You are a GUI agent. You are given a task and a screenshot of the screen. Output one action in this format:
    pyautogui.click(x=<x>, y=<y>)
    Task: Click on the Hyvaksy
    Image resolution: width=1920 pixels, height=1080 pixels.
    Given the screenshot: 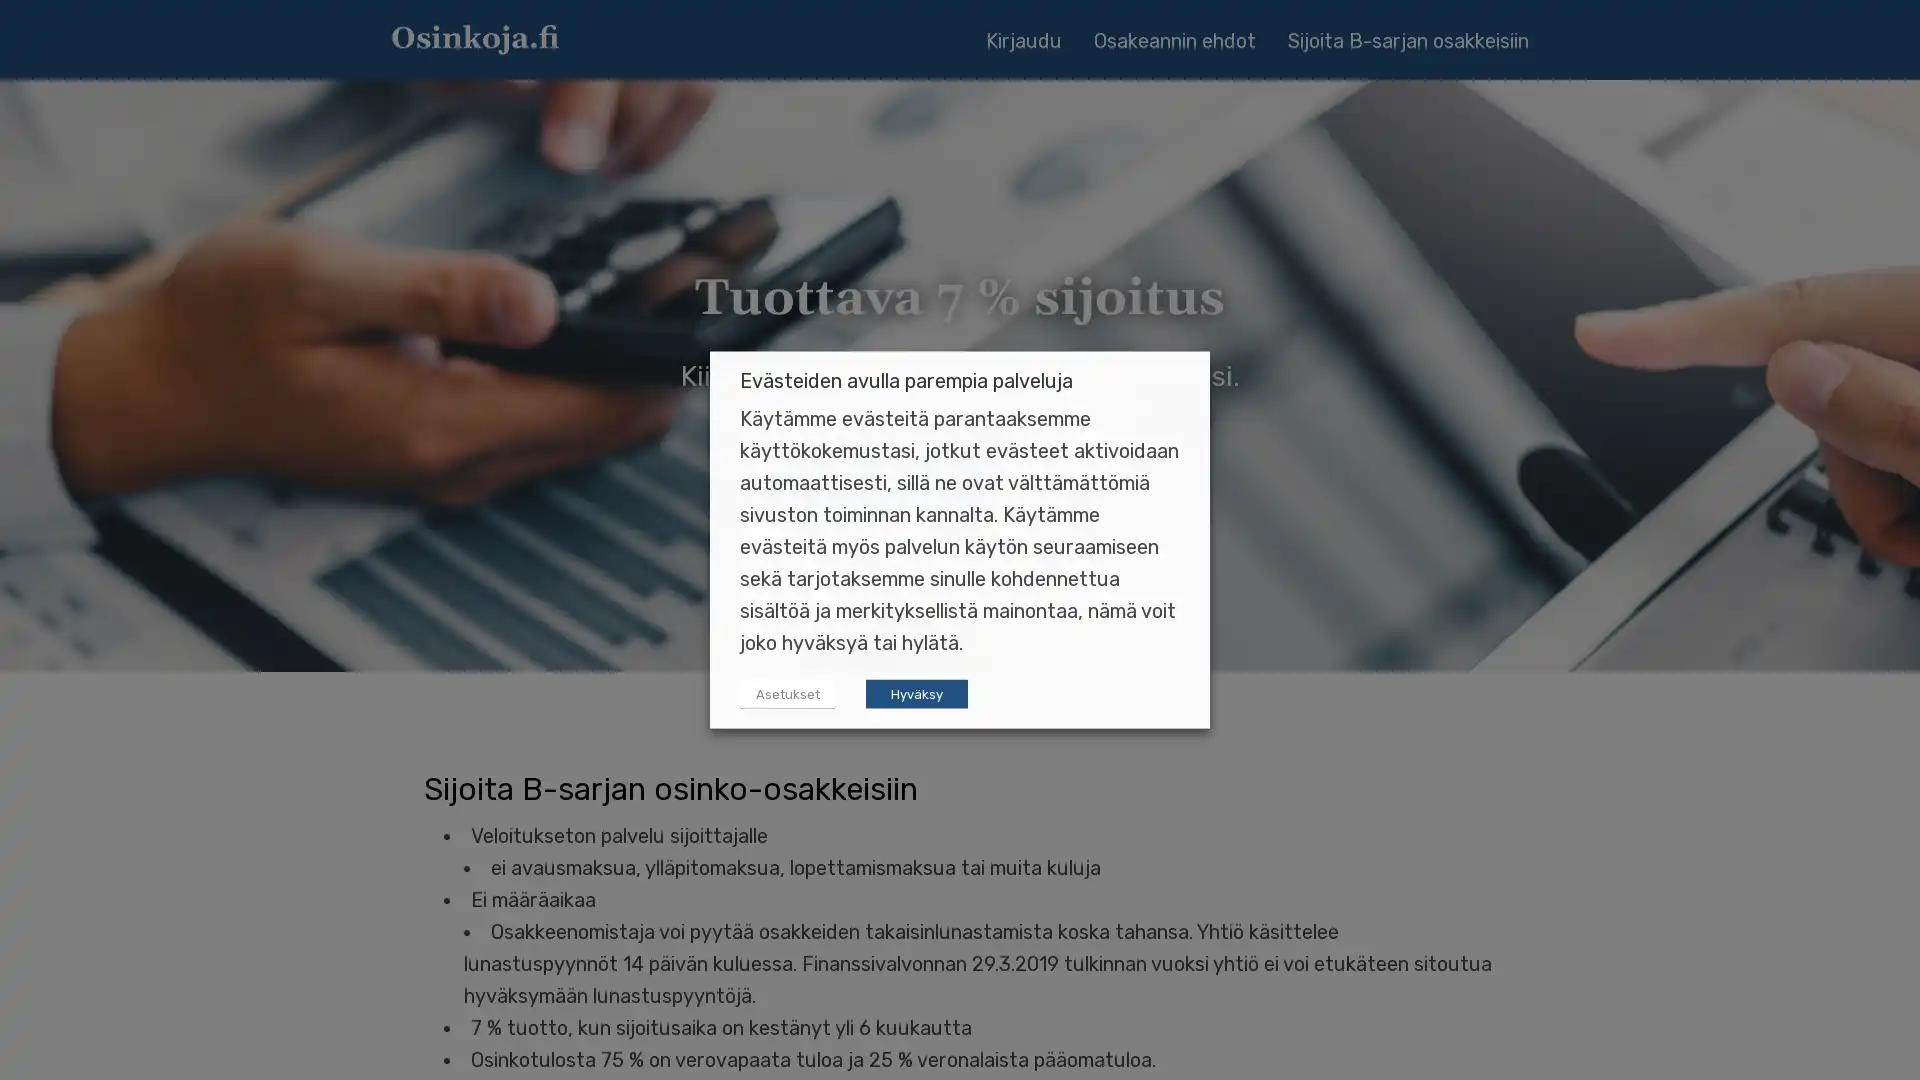 What is the action you would take?
    pyautogui.click(x=915, y=692)
    